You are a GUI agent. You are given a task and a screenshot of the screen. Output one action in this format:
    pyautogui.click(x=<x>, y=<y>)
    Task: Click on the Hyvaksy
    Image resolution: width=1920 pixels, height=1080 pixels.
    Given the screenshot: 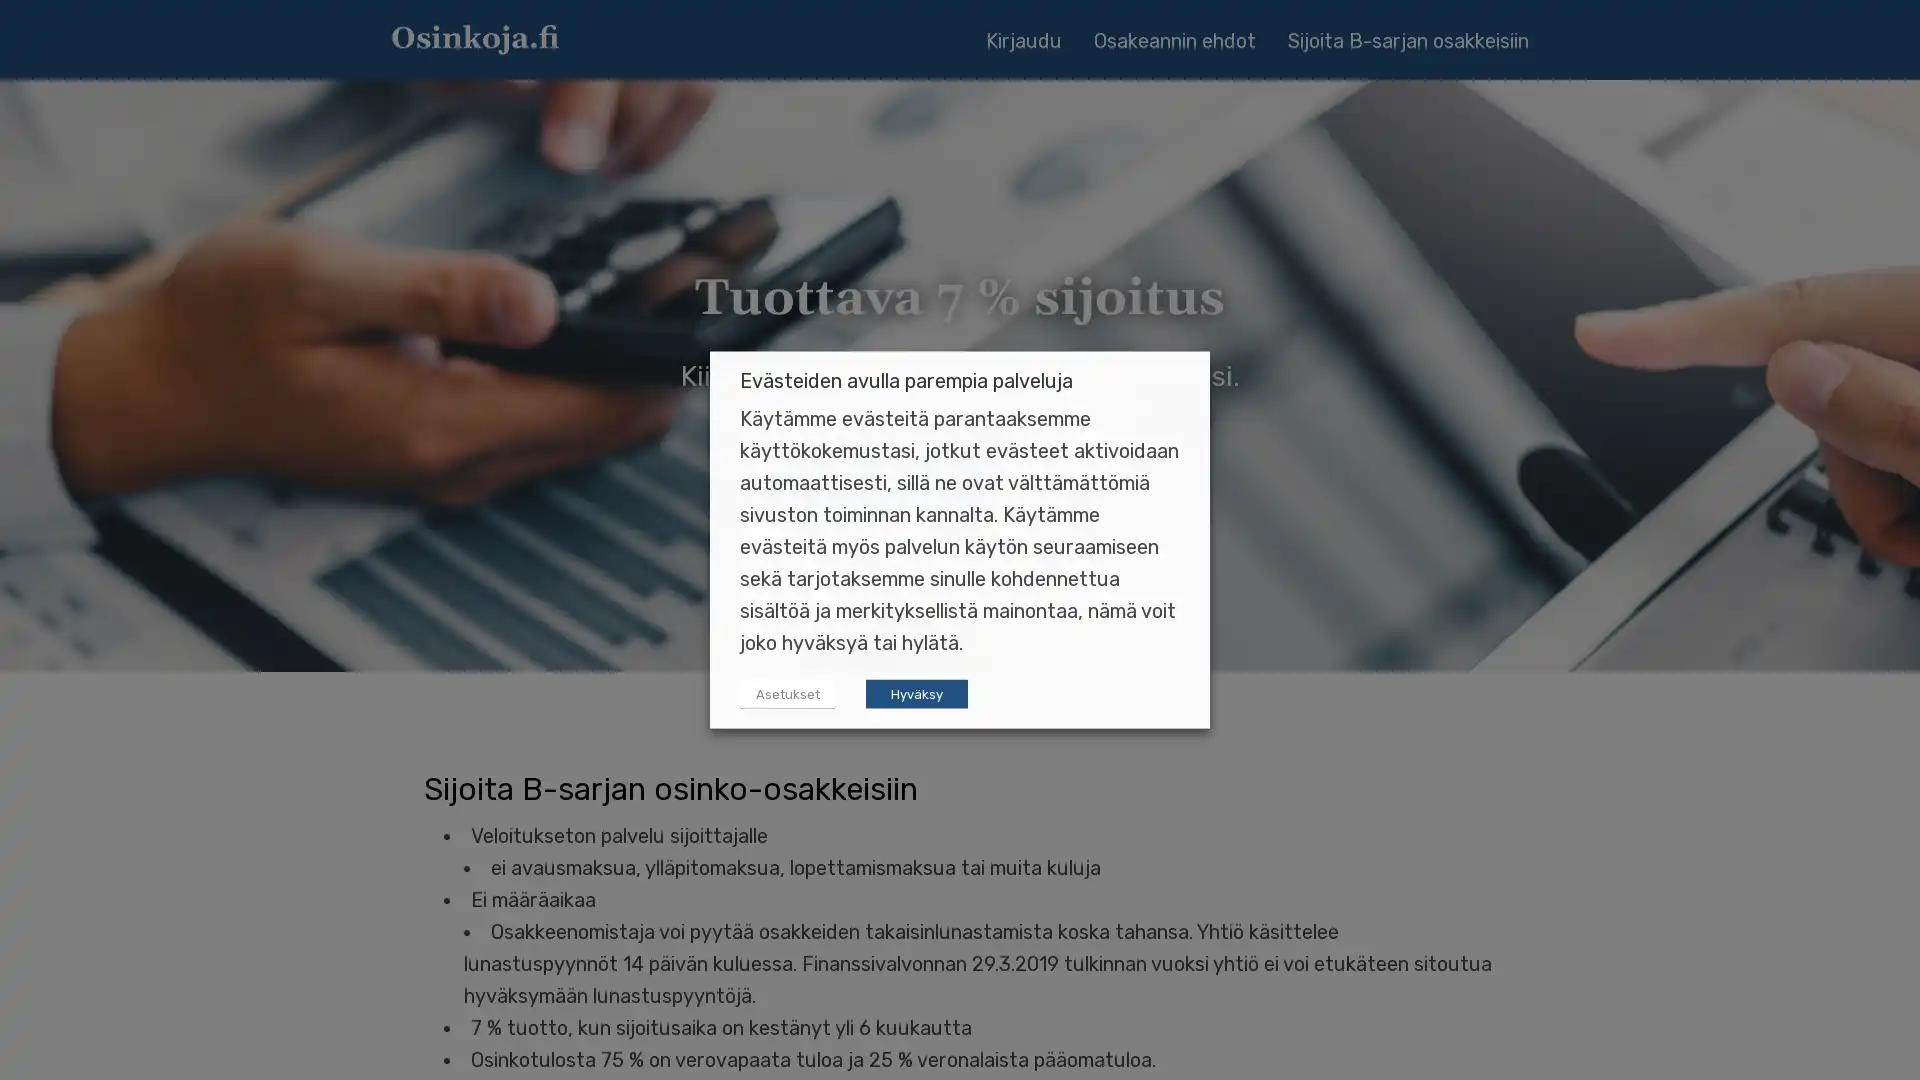 What is the action you would take?
    pyautogui.click(x=915, y=692)
    